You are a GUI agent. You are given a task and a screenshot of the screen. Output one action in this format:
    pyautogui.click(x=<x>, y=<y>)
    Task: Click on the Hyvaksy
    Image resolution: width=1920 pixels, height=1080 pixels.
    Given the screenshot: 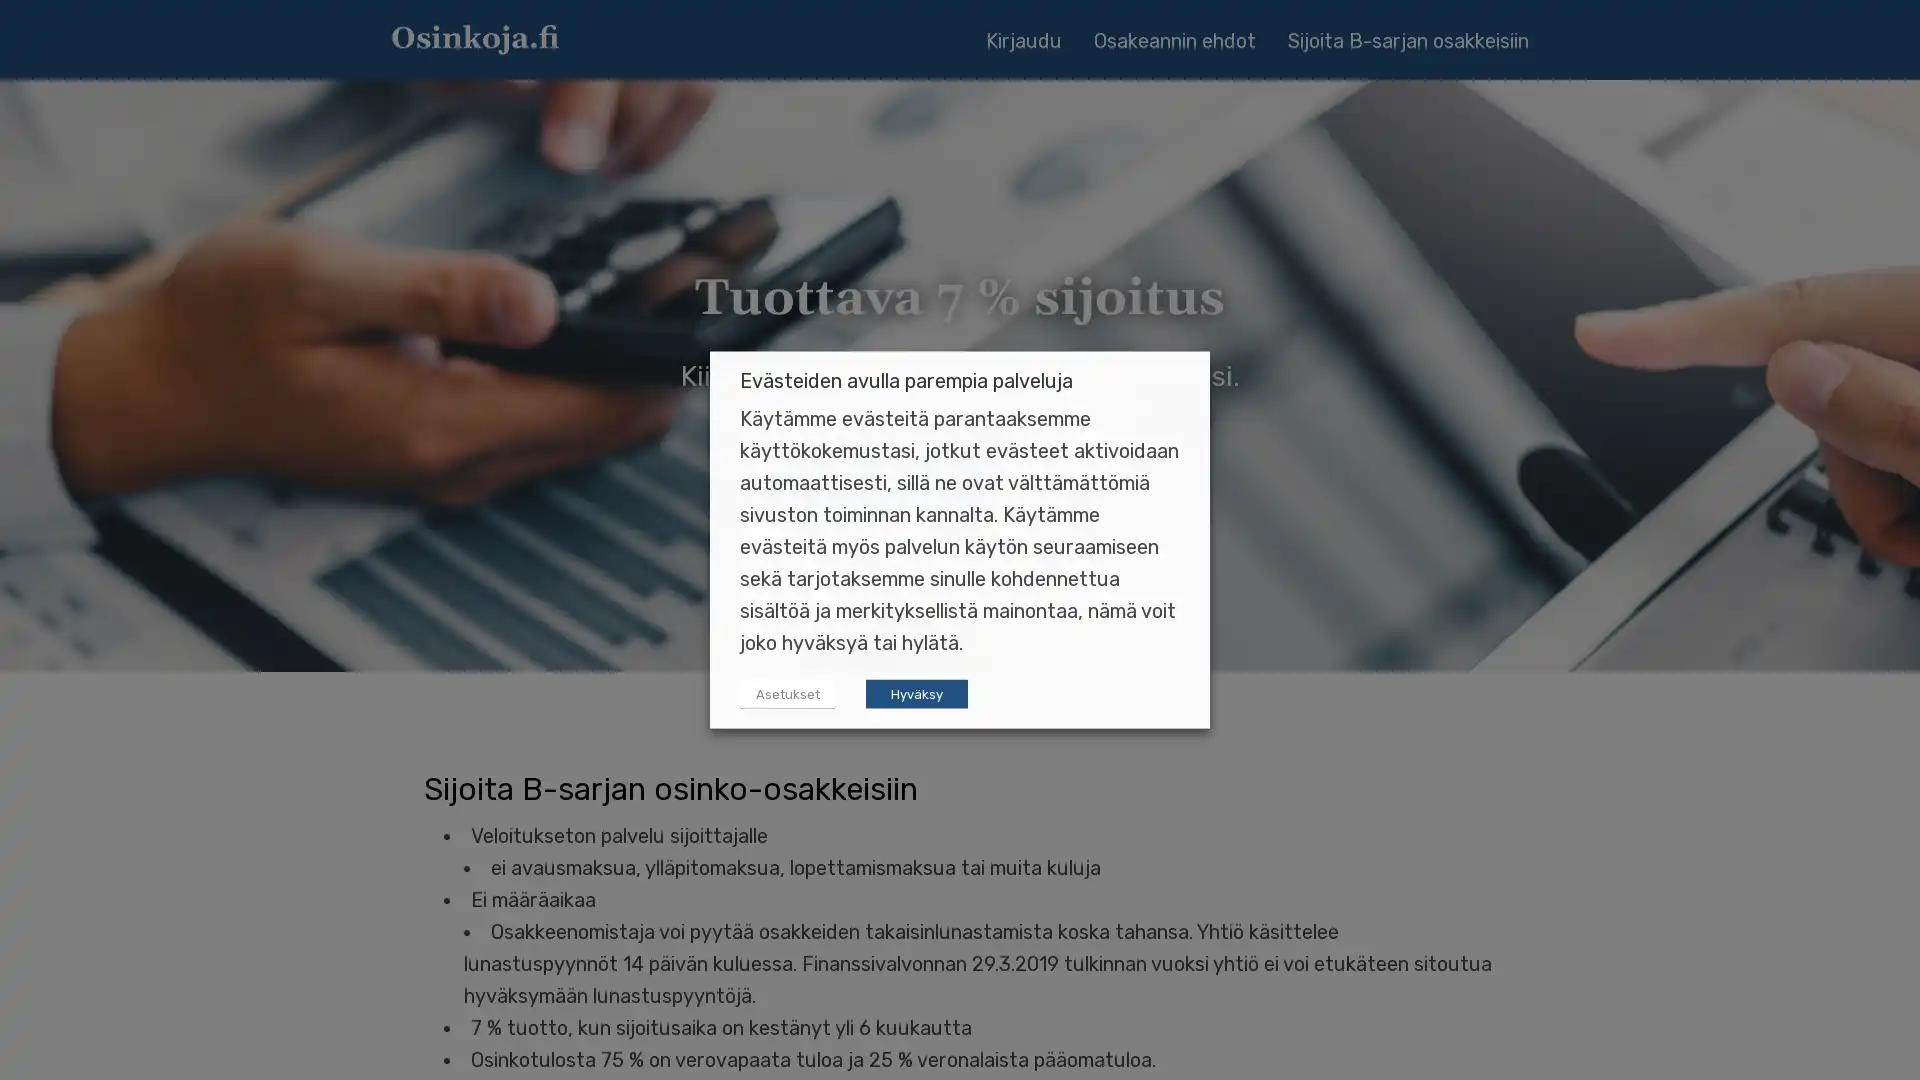 What is the action you would take?
    pyautogui.click(x=915, y=692)
    